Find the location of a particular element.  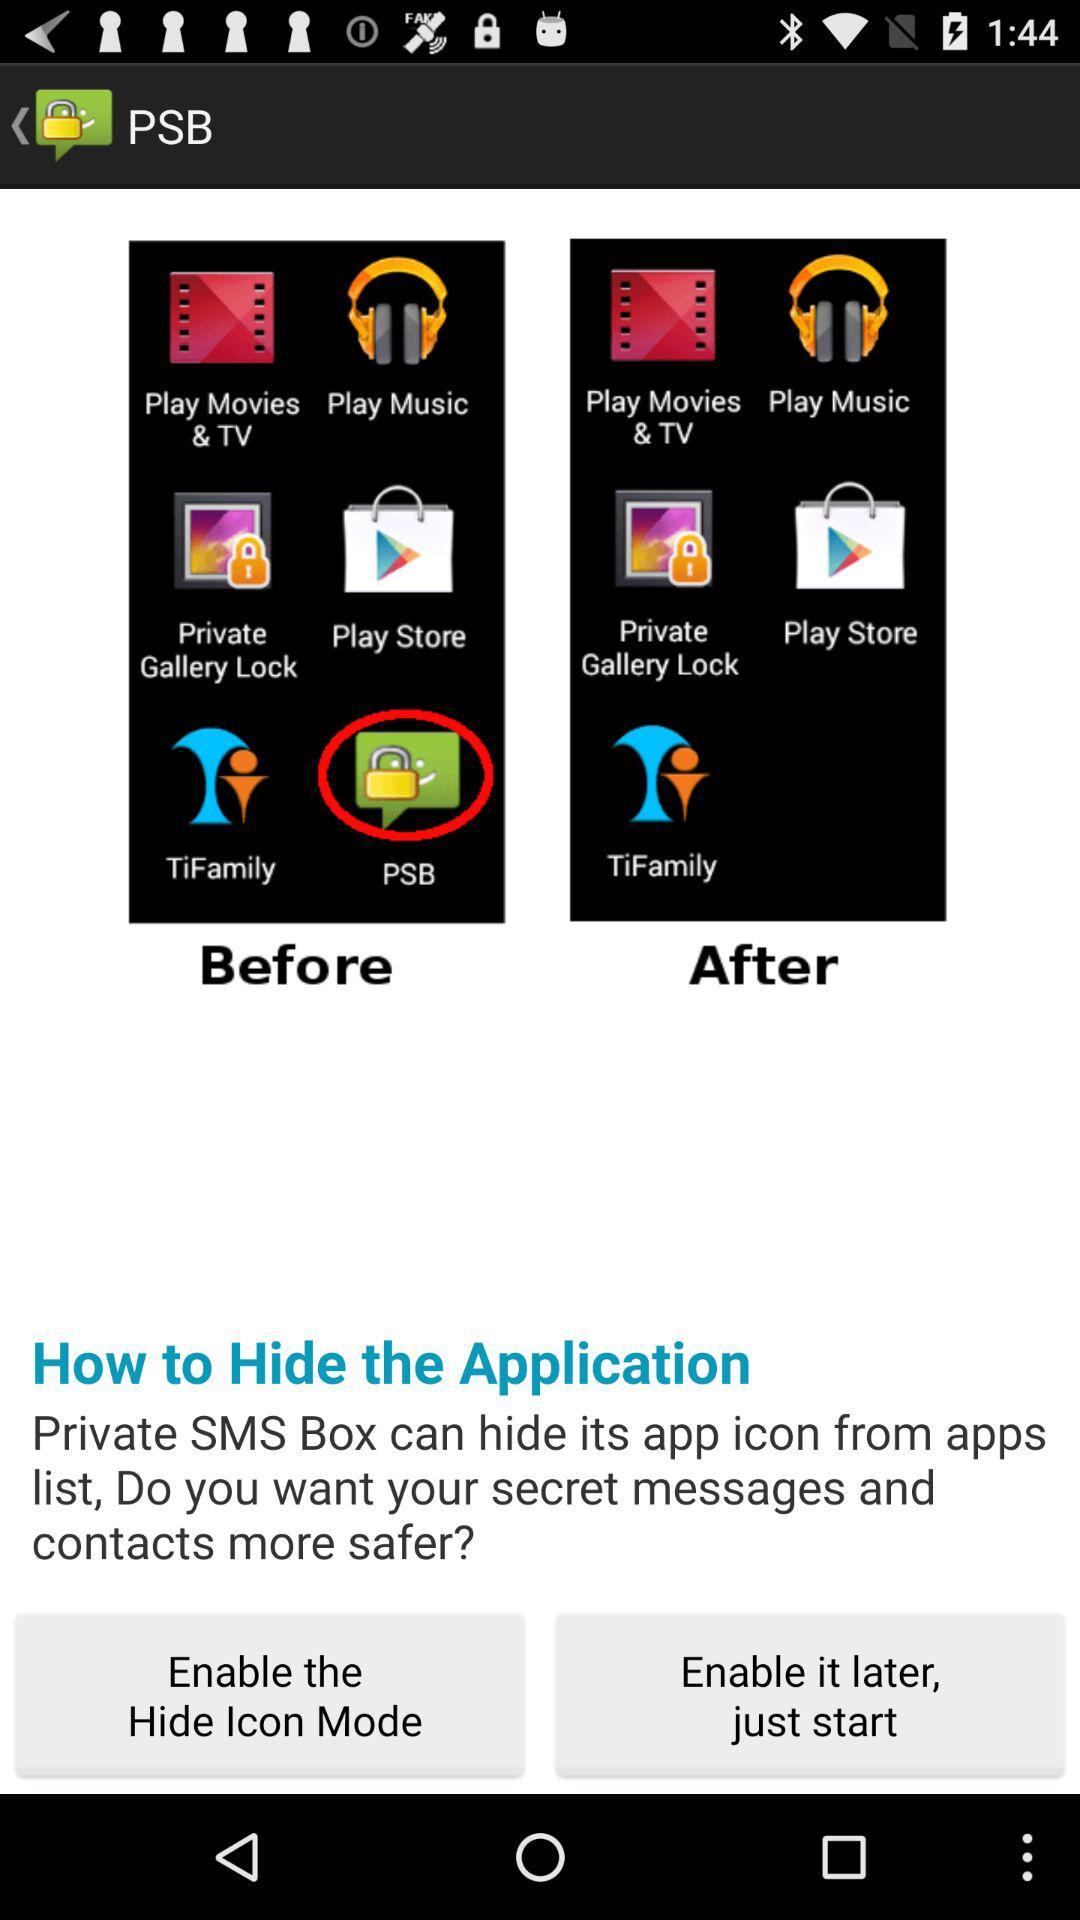

the icon to the right of enable the hide icon is located at coordinates (810, 1695).